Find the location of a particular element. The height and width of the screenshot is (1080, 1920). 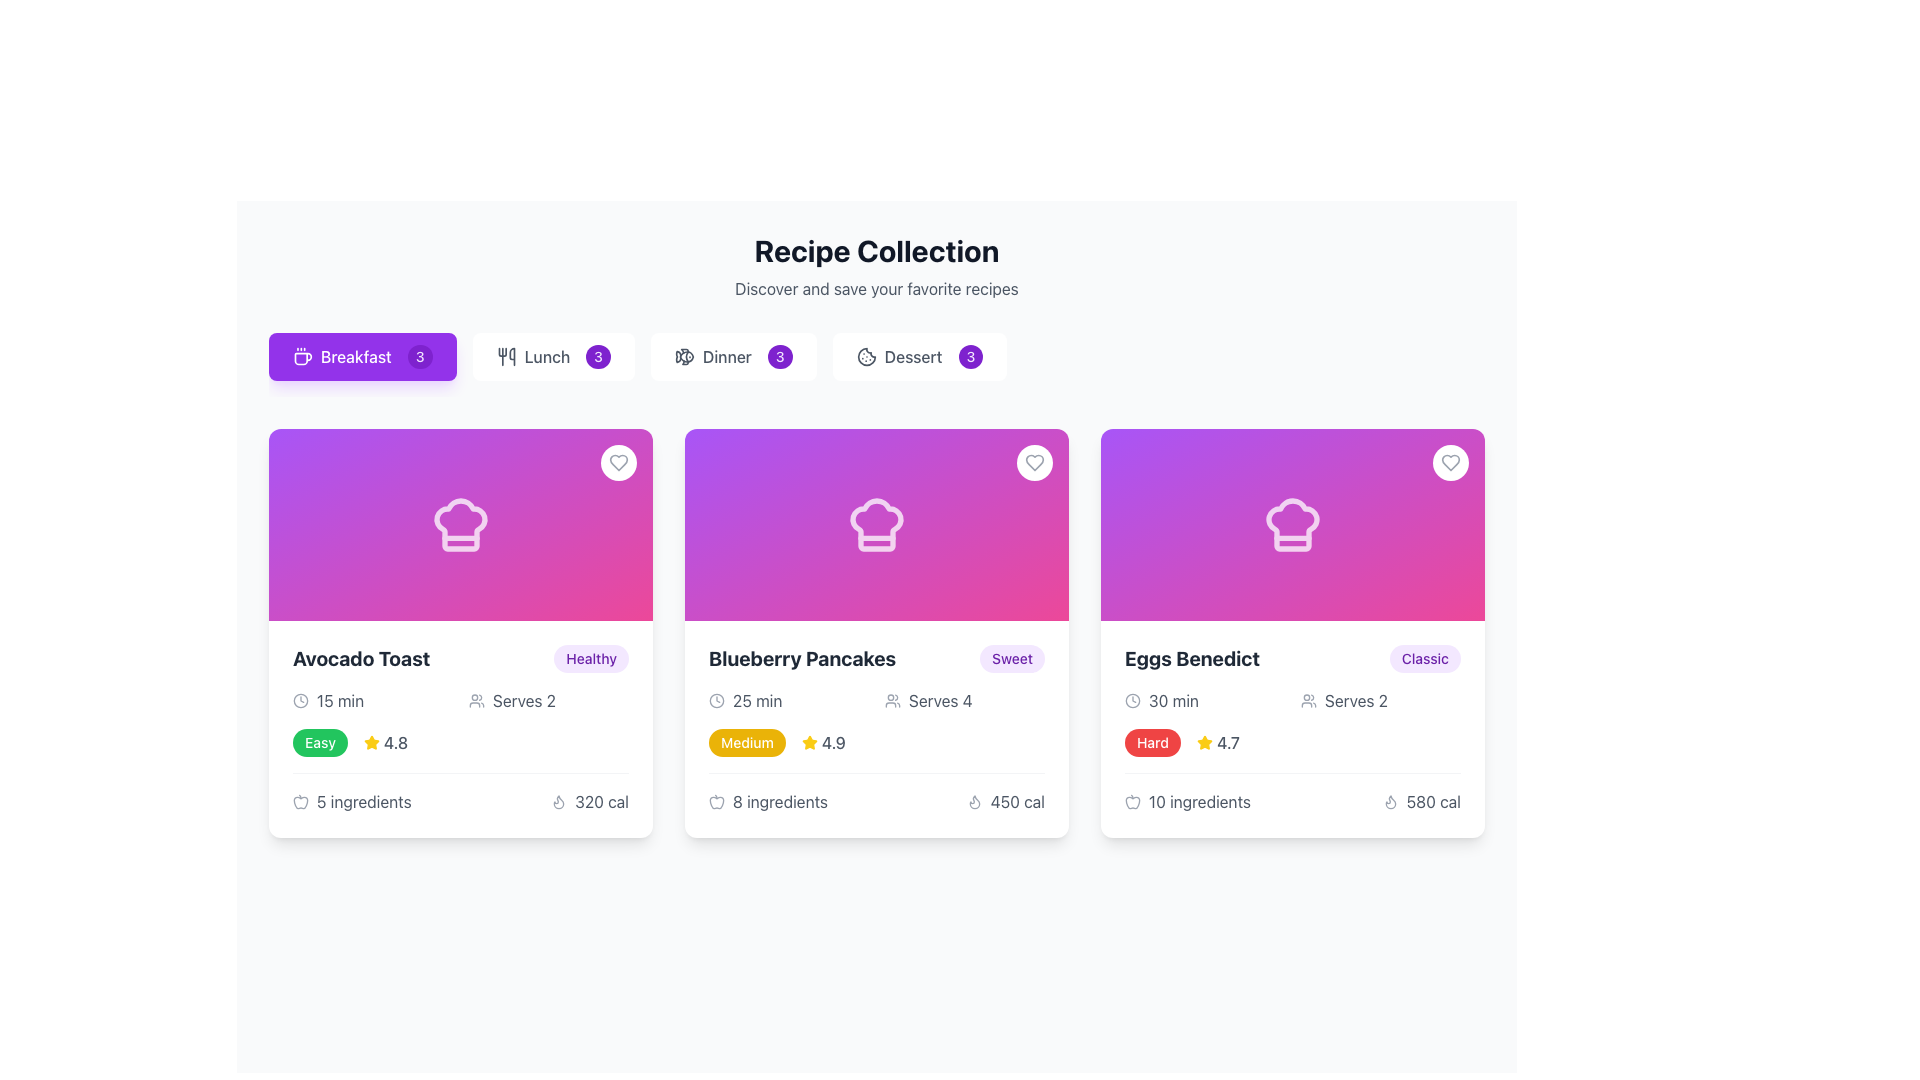

the difficulty indicator label for the 'Avocado Toast' recipe, located to the left of the star icon and rating score ('4.8') is located at coordinates (320, 743).